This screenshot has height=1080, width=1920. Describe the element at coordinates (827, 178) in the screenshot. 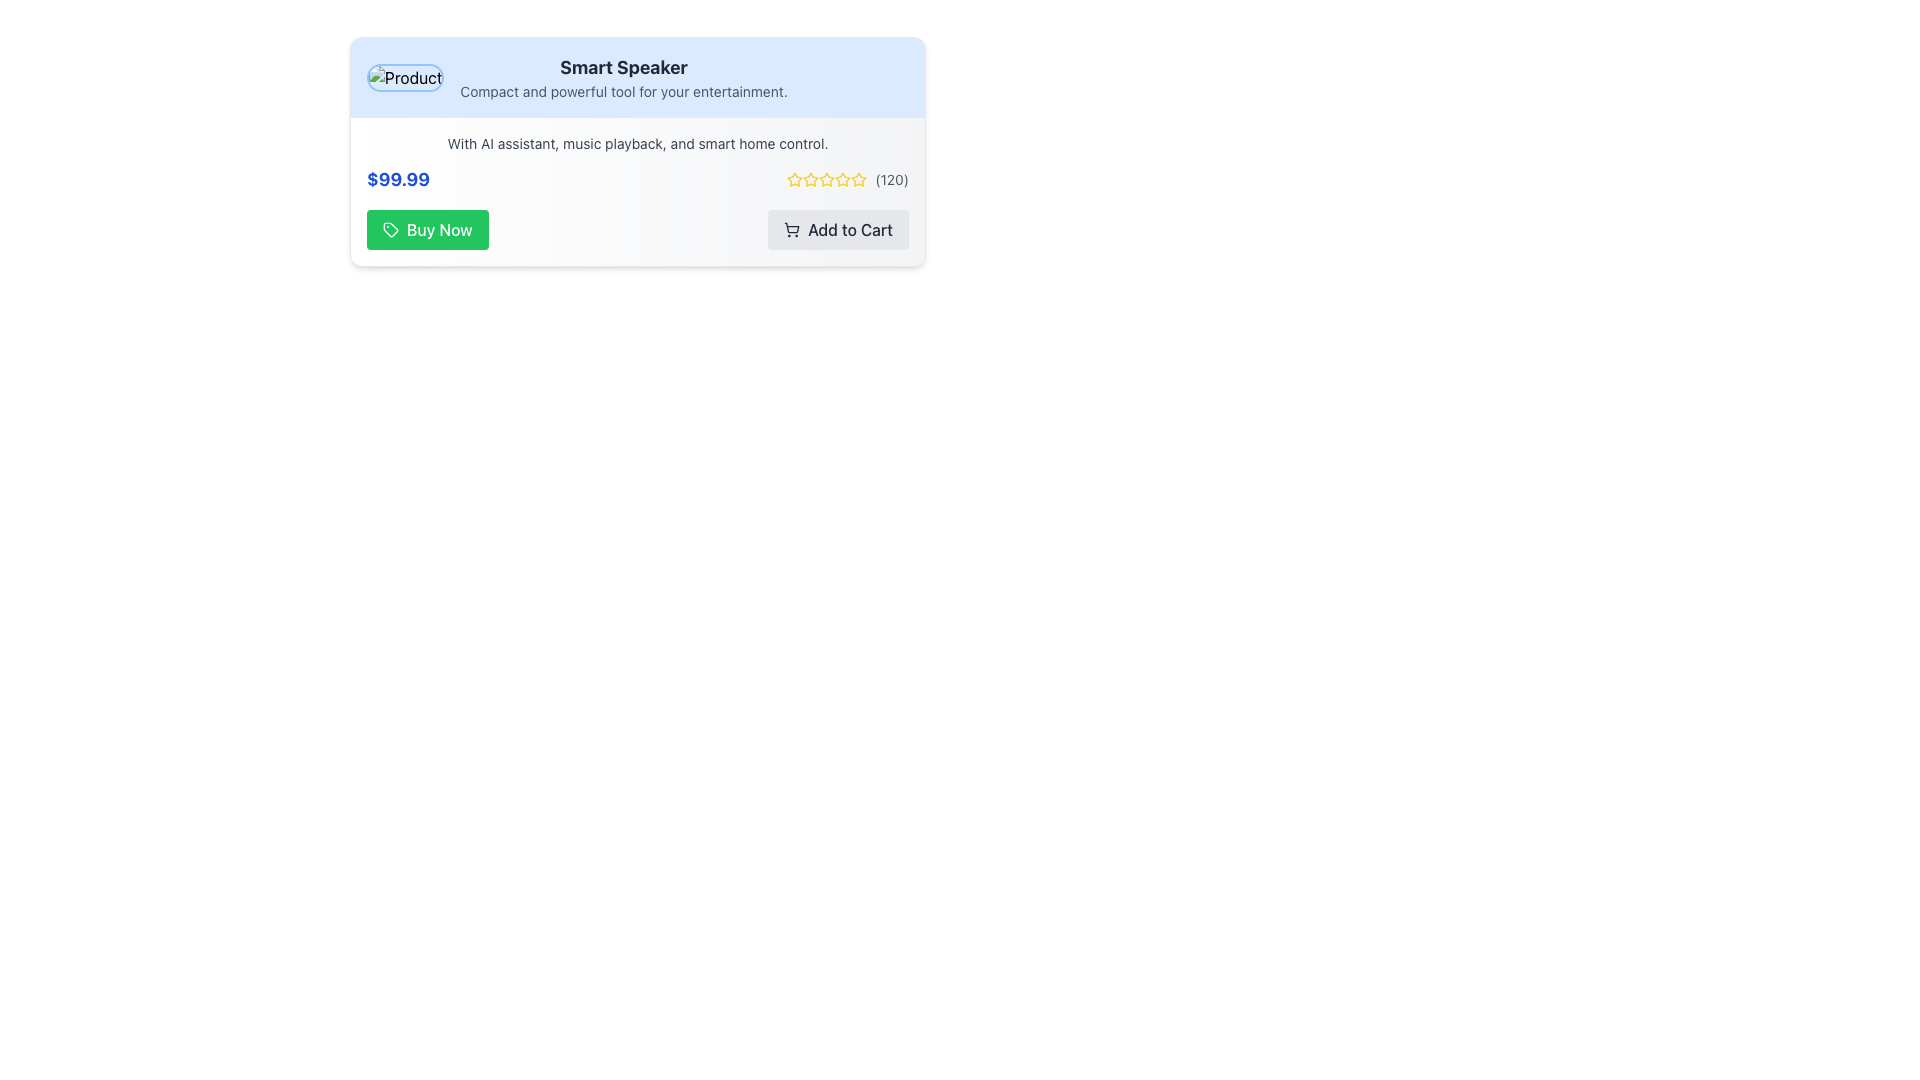

I see `the third yellow star icon in the rating system` at that location.